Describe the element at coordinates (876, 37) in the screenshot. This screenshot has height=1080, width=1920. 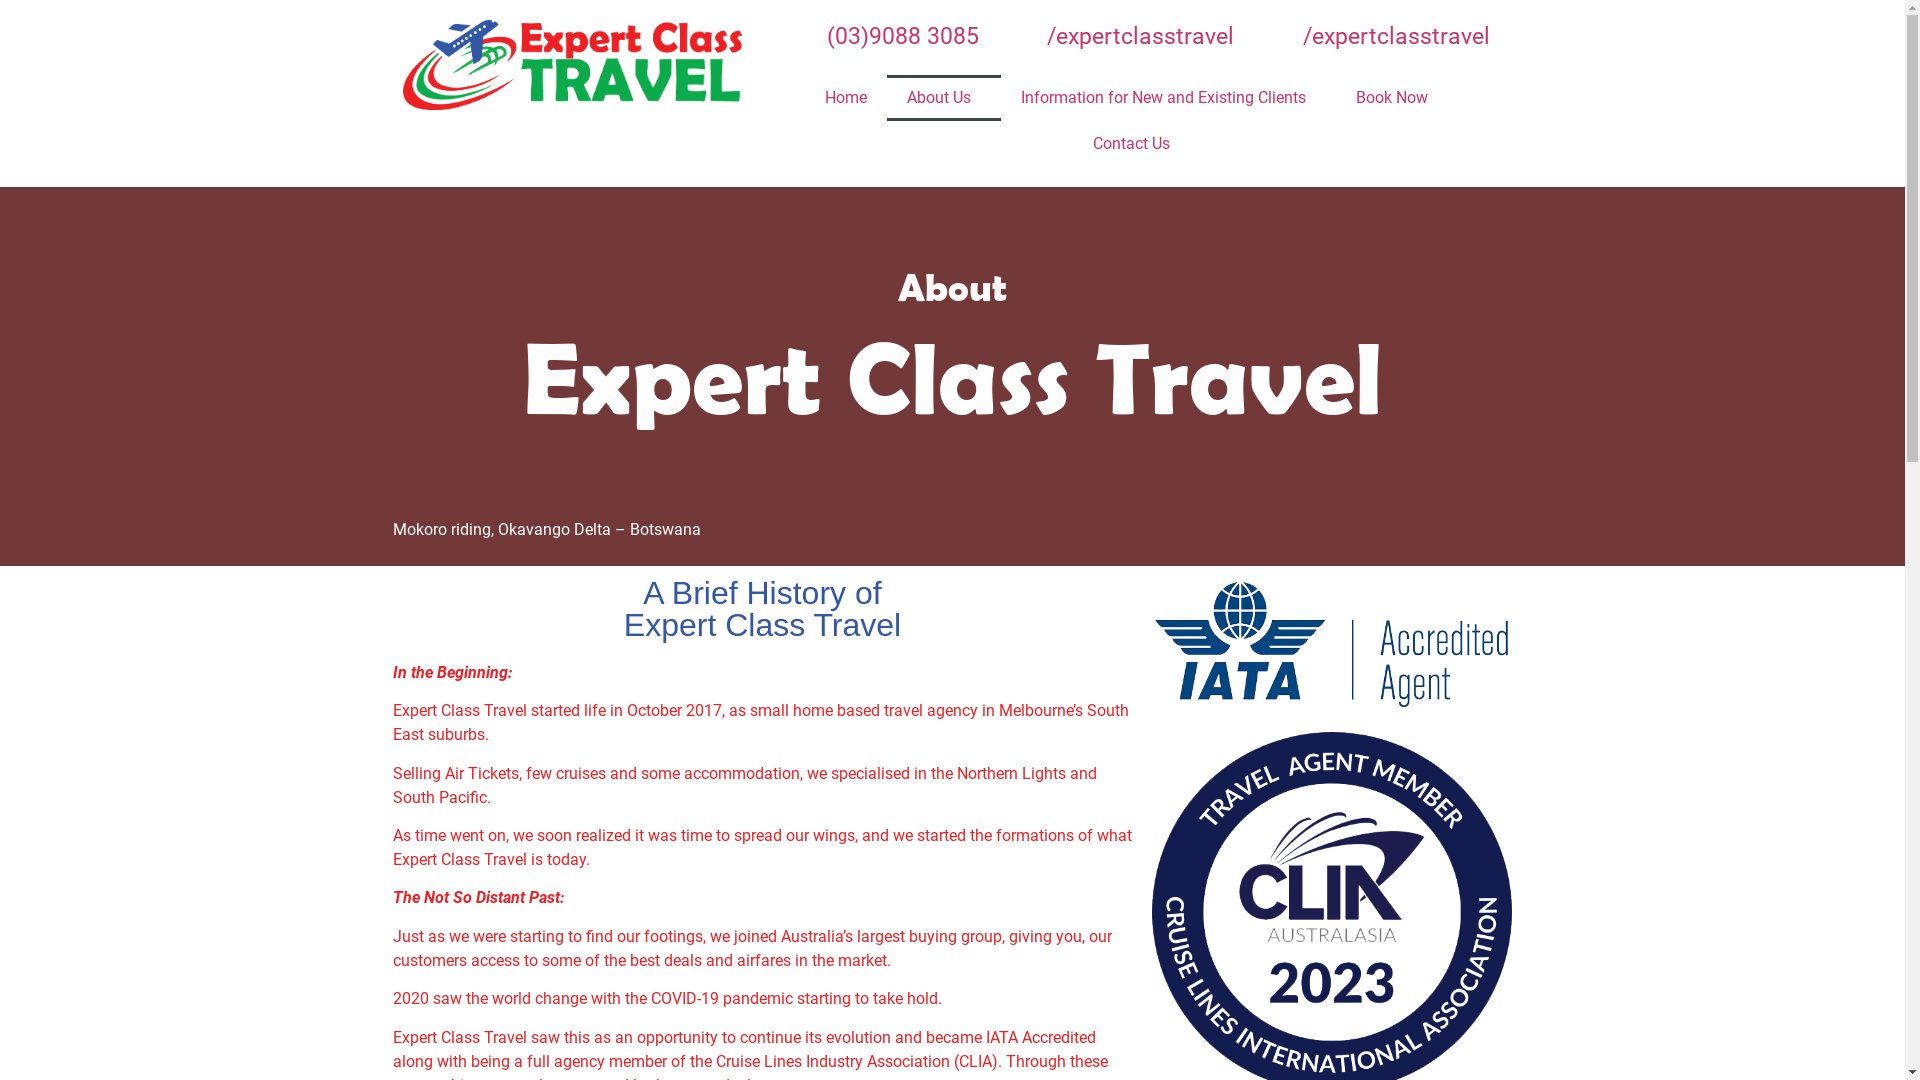
I see `'(03)9088 3085'` at that location.